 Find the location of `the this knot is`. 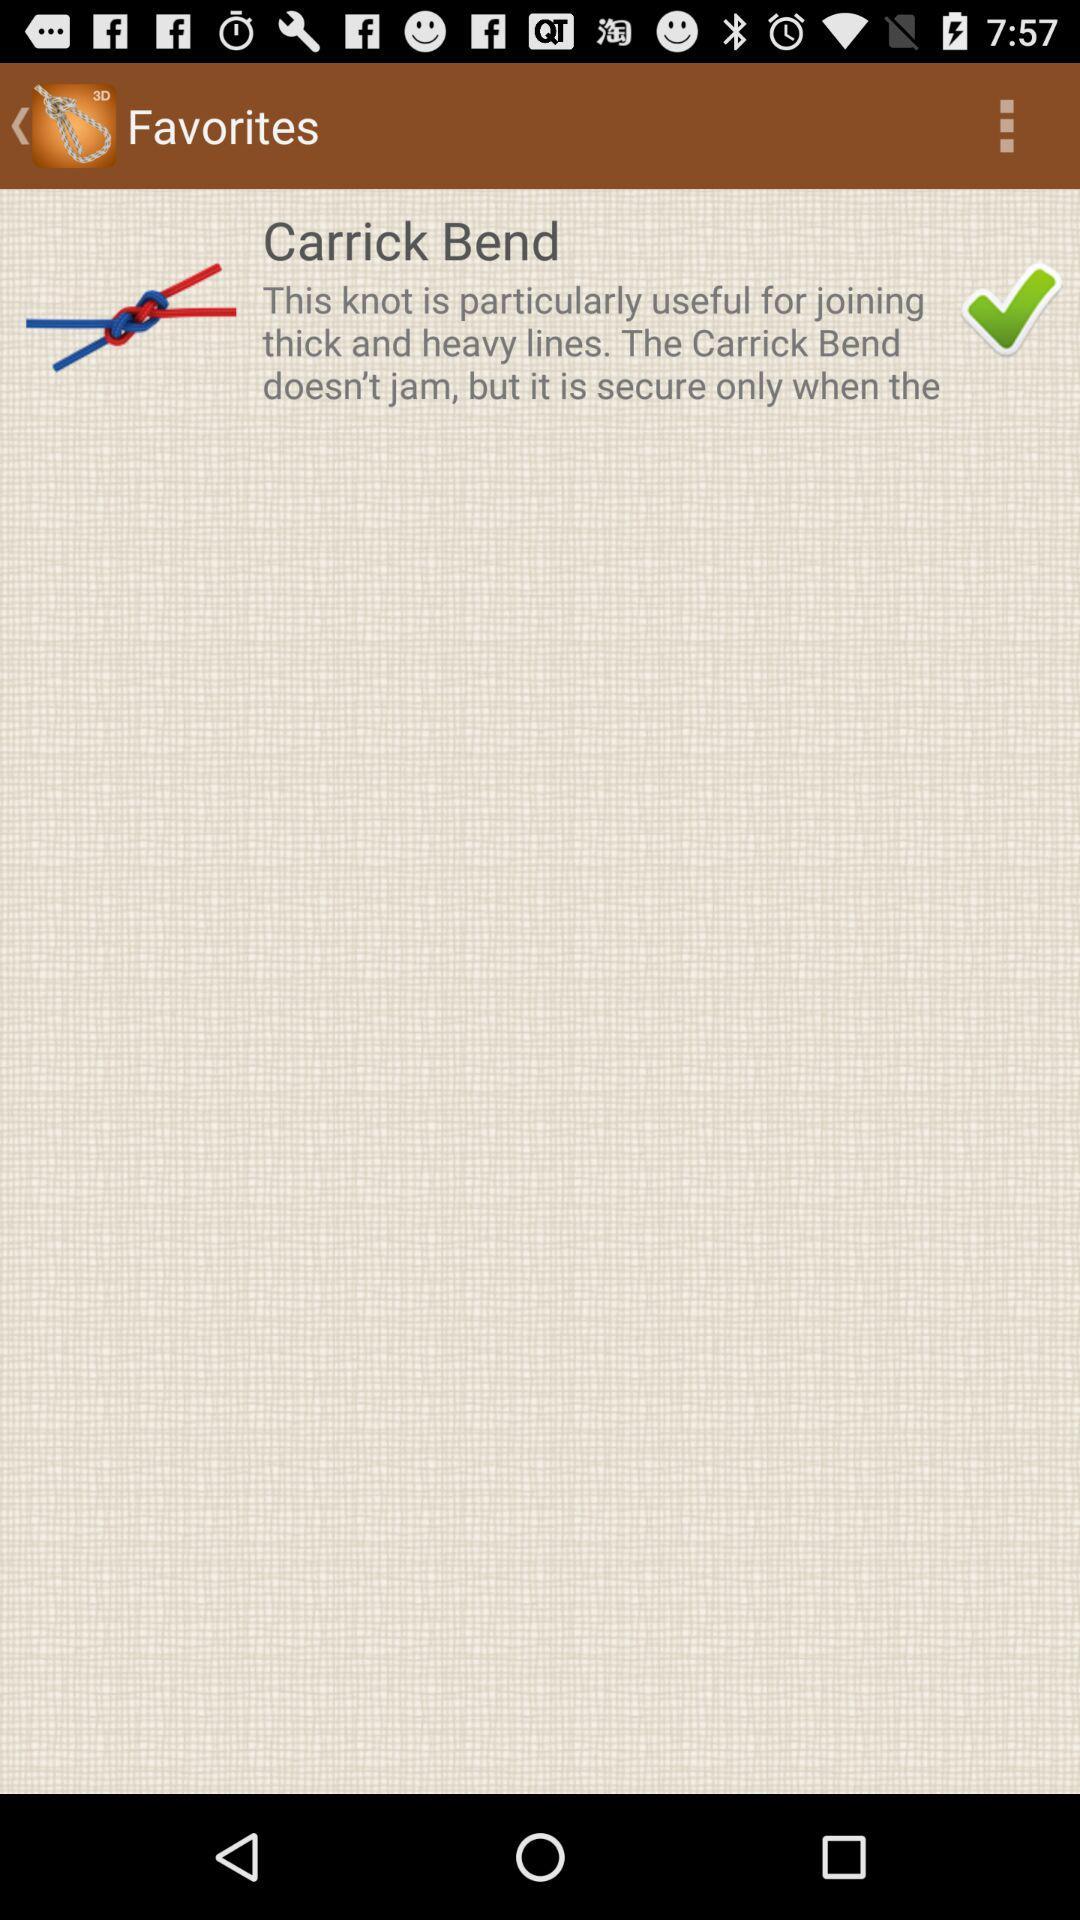

the this knot is is located at coordinates (604, 341).